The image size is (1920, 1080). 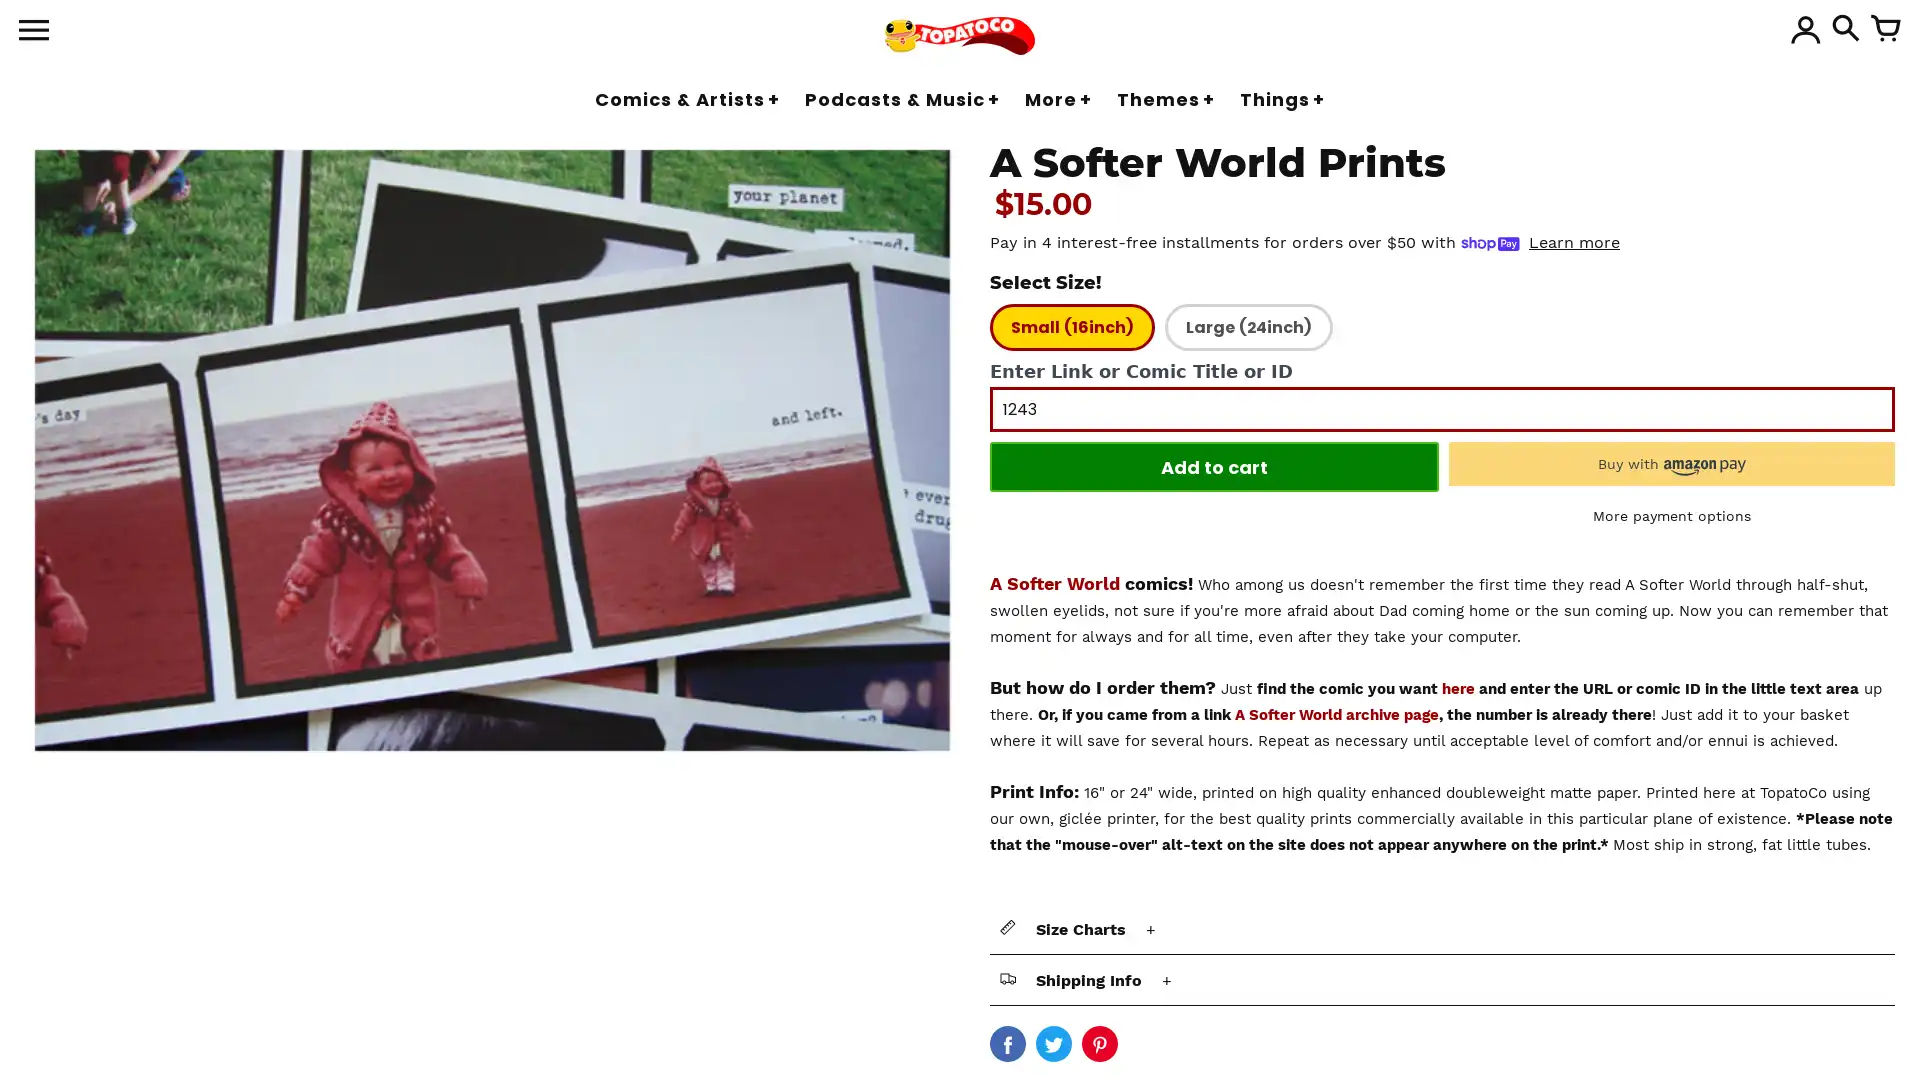 I want to click on Buy now with Amazon Pay, so click(x=1671, y=463).